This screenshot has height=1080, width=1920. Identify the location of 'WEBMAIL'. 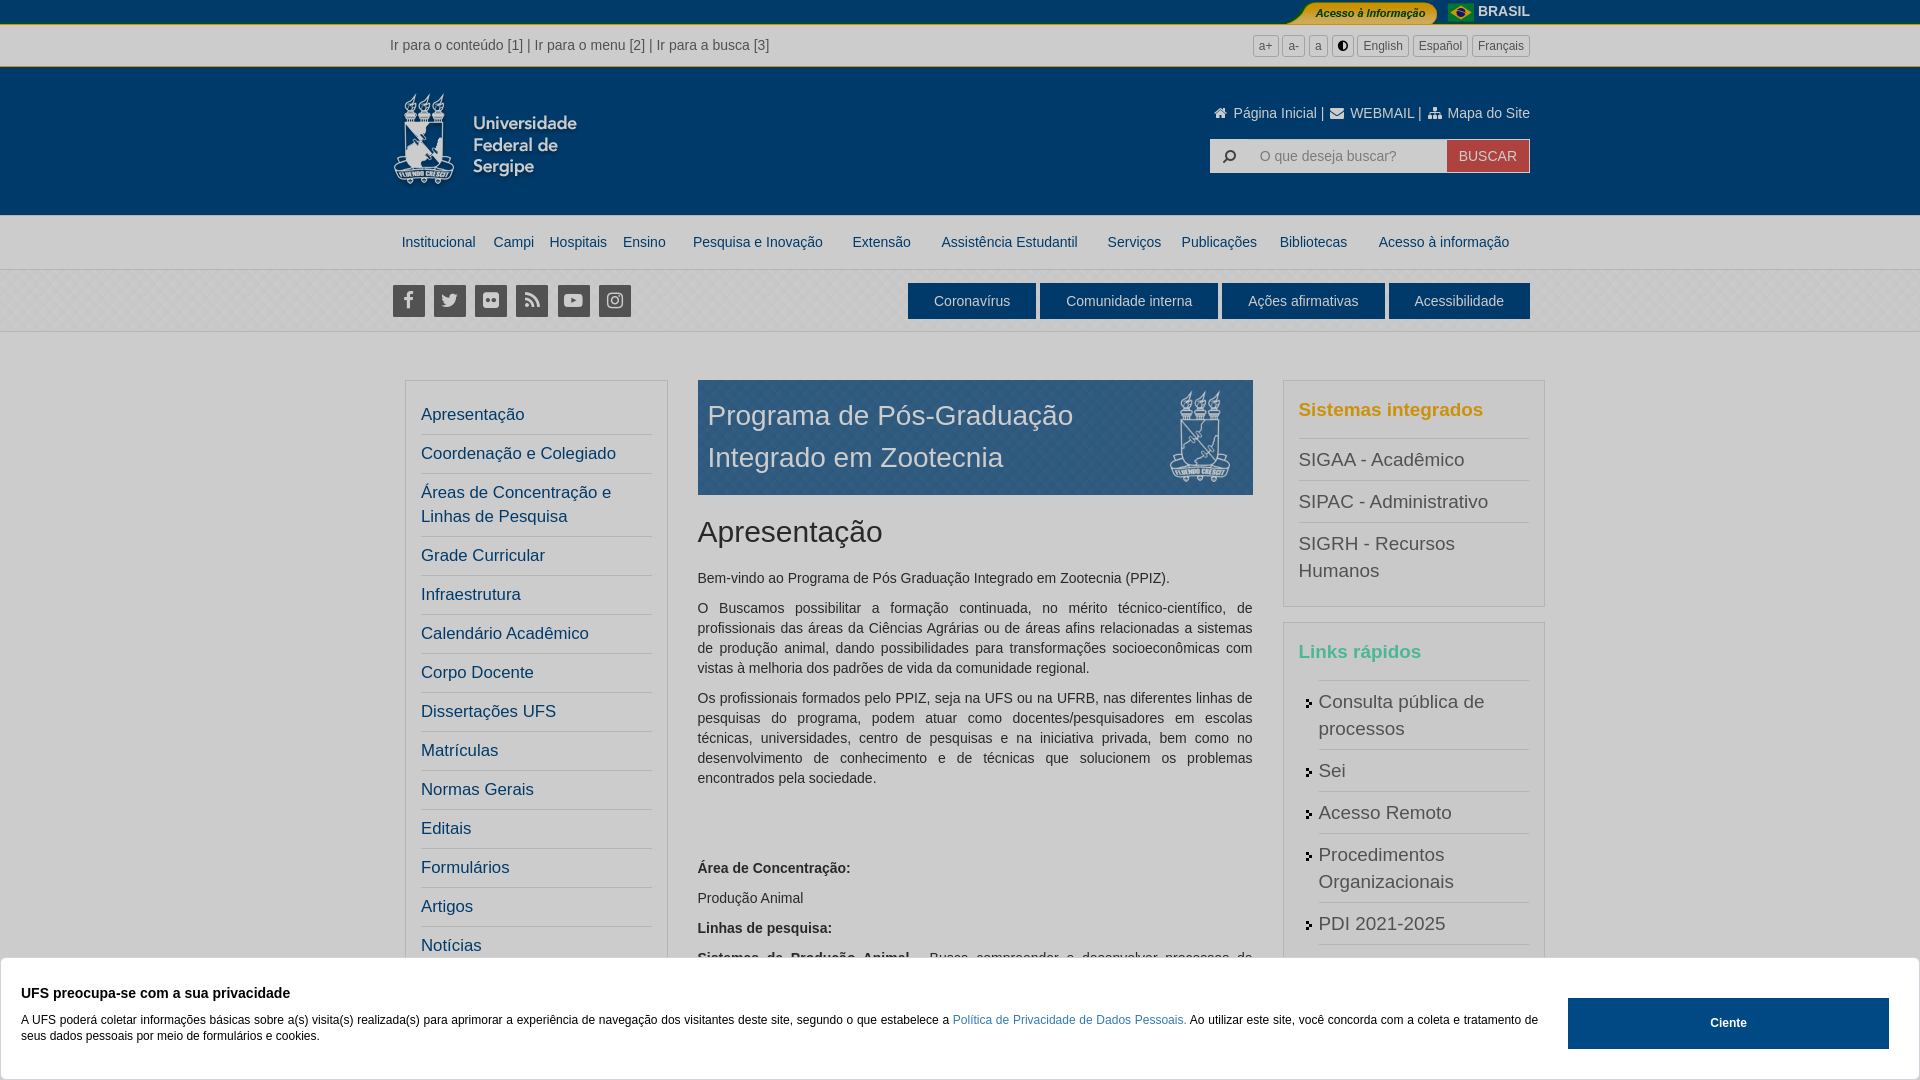
(1370, 112).